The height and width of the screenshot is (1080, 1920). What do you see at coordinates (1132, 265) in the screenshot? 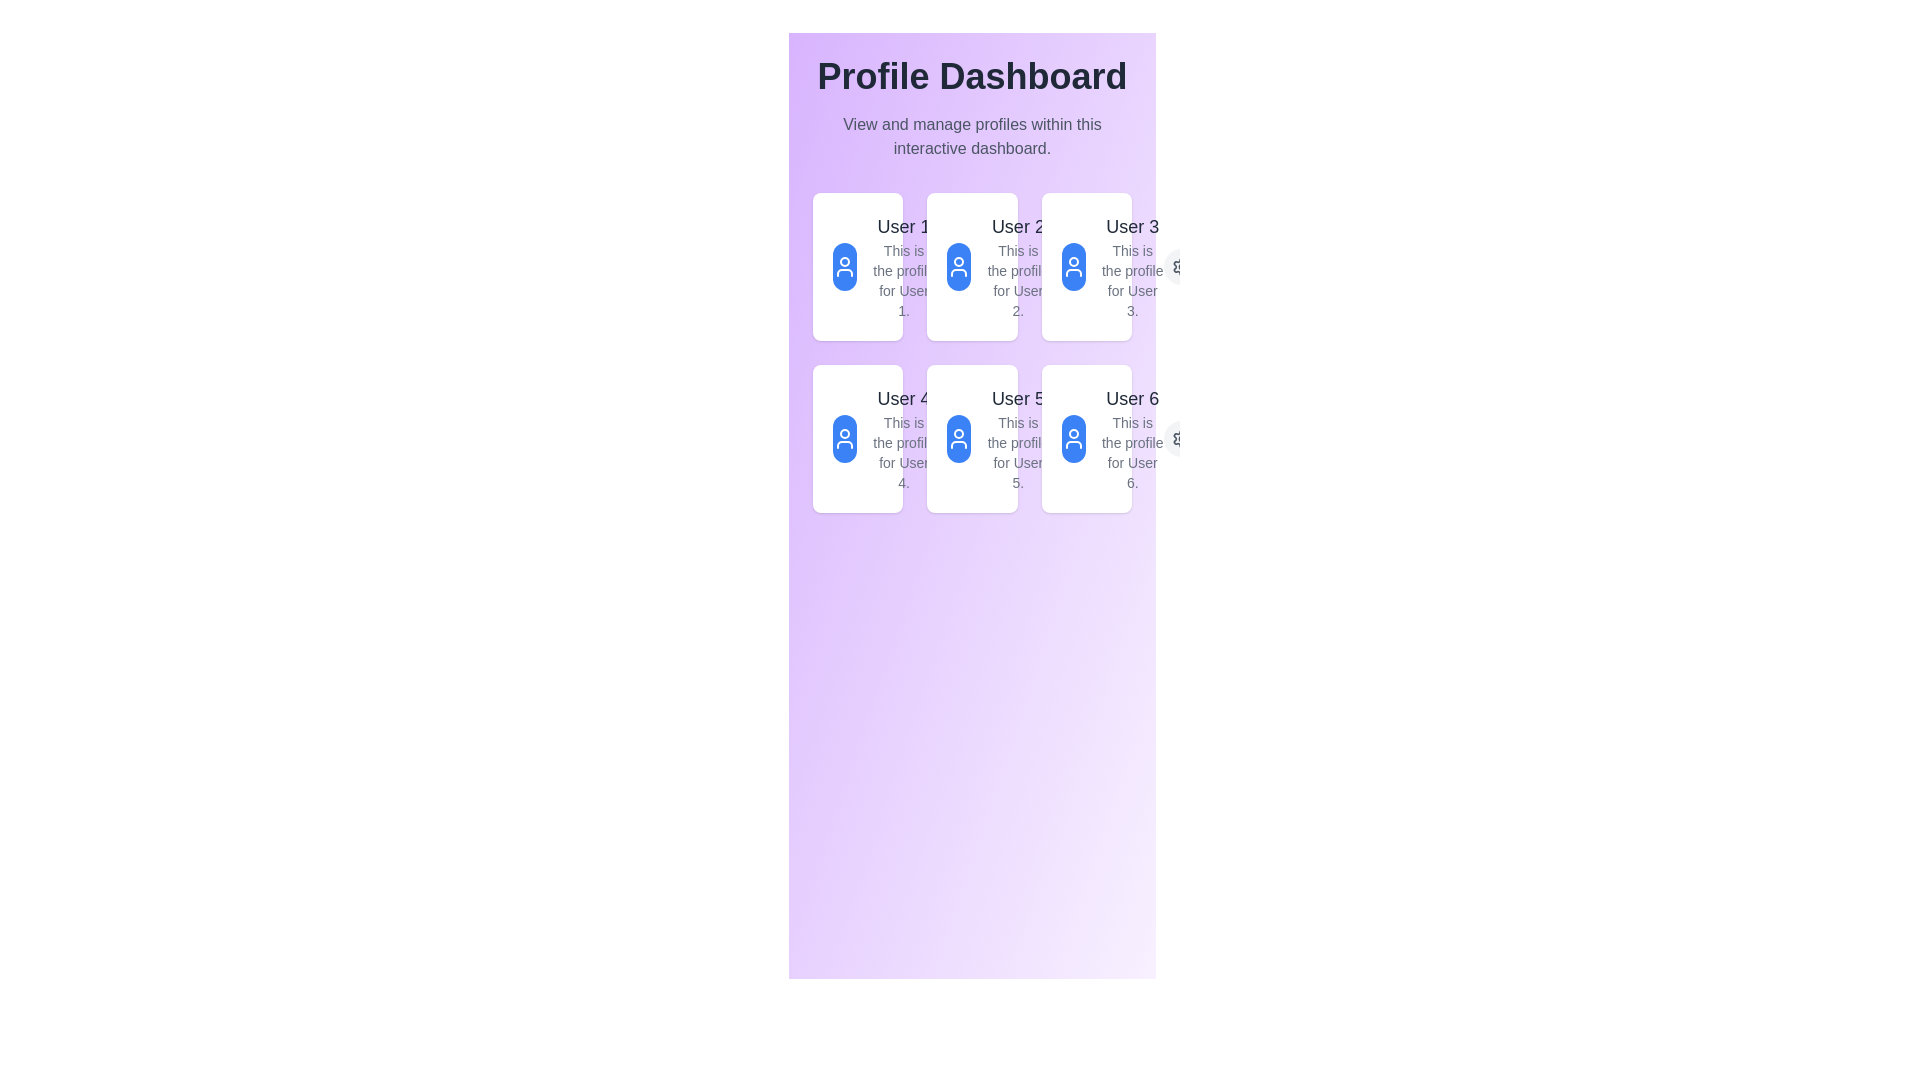
I see `the user profile summary text block displaying 'User 3' located in the top-right portion of the grid layout` at bounding box center [1132, 265].